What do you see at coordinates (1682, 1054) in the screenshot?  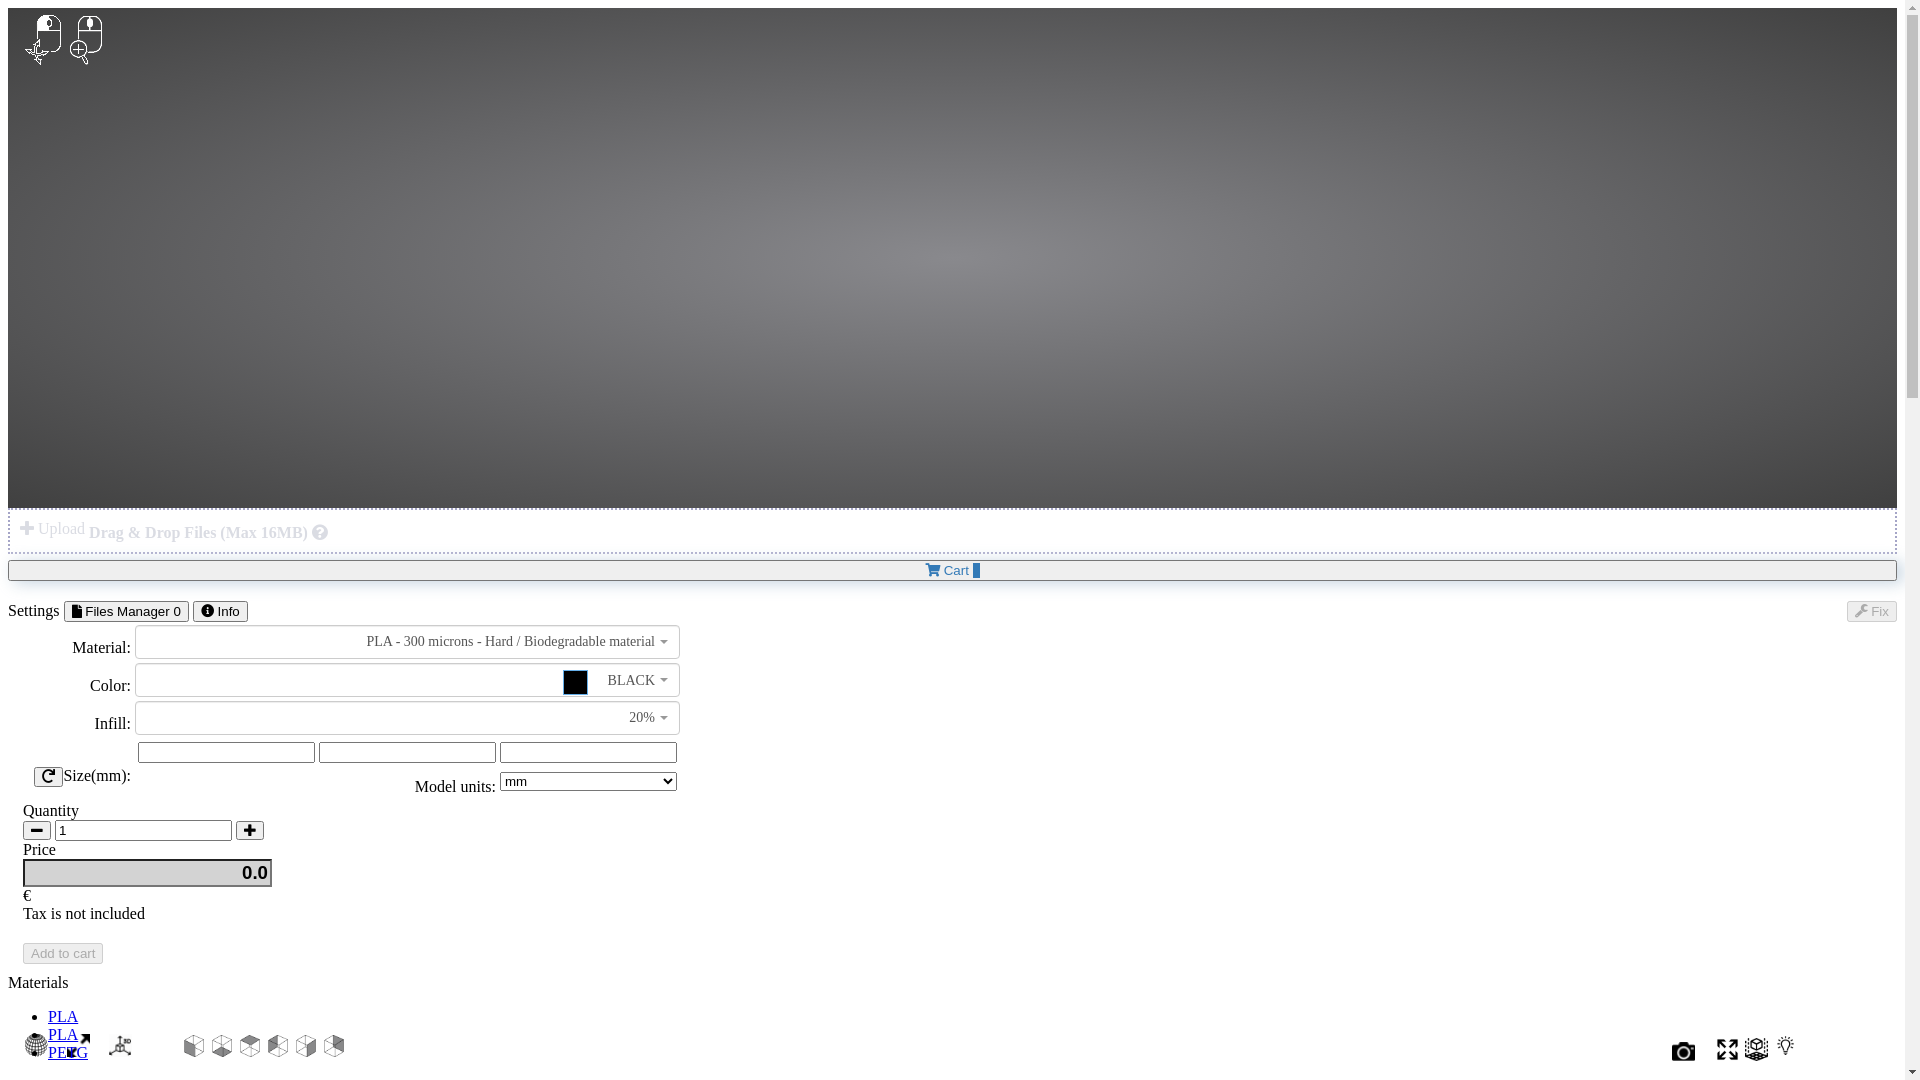 I see `'Take Snapshot'` at bounding box center [1682, 1054].